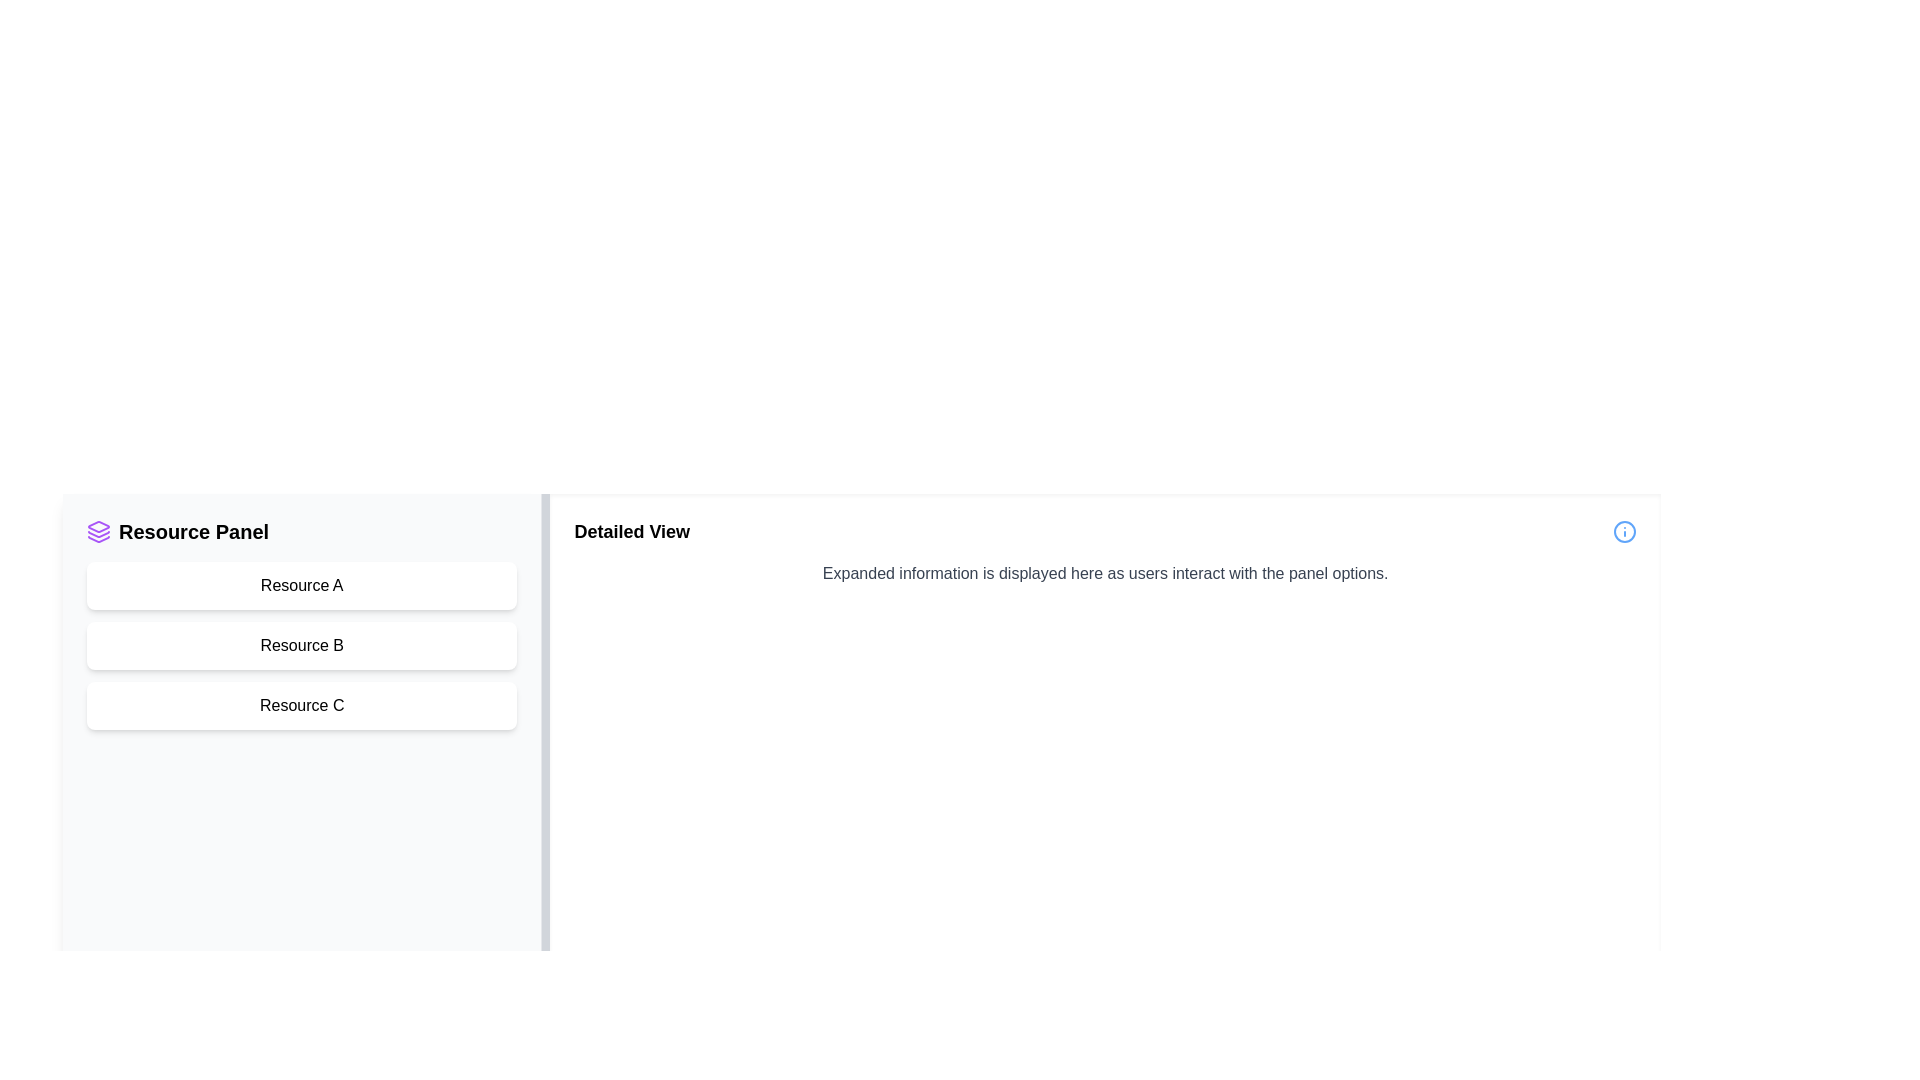  I want to click on the 'Resource C' button in the 'Resource Panel' section, so click(301, 704).